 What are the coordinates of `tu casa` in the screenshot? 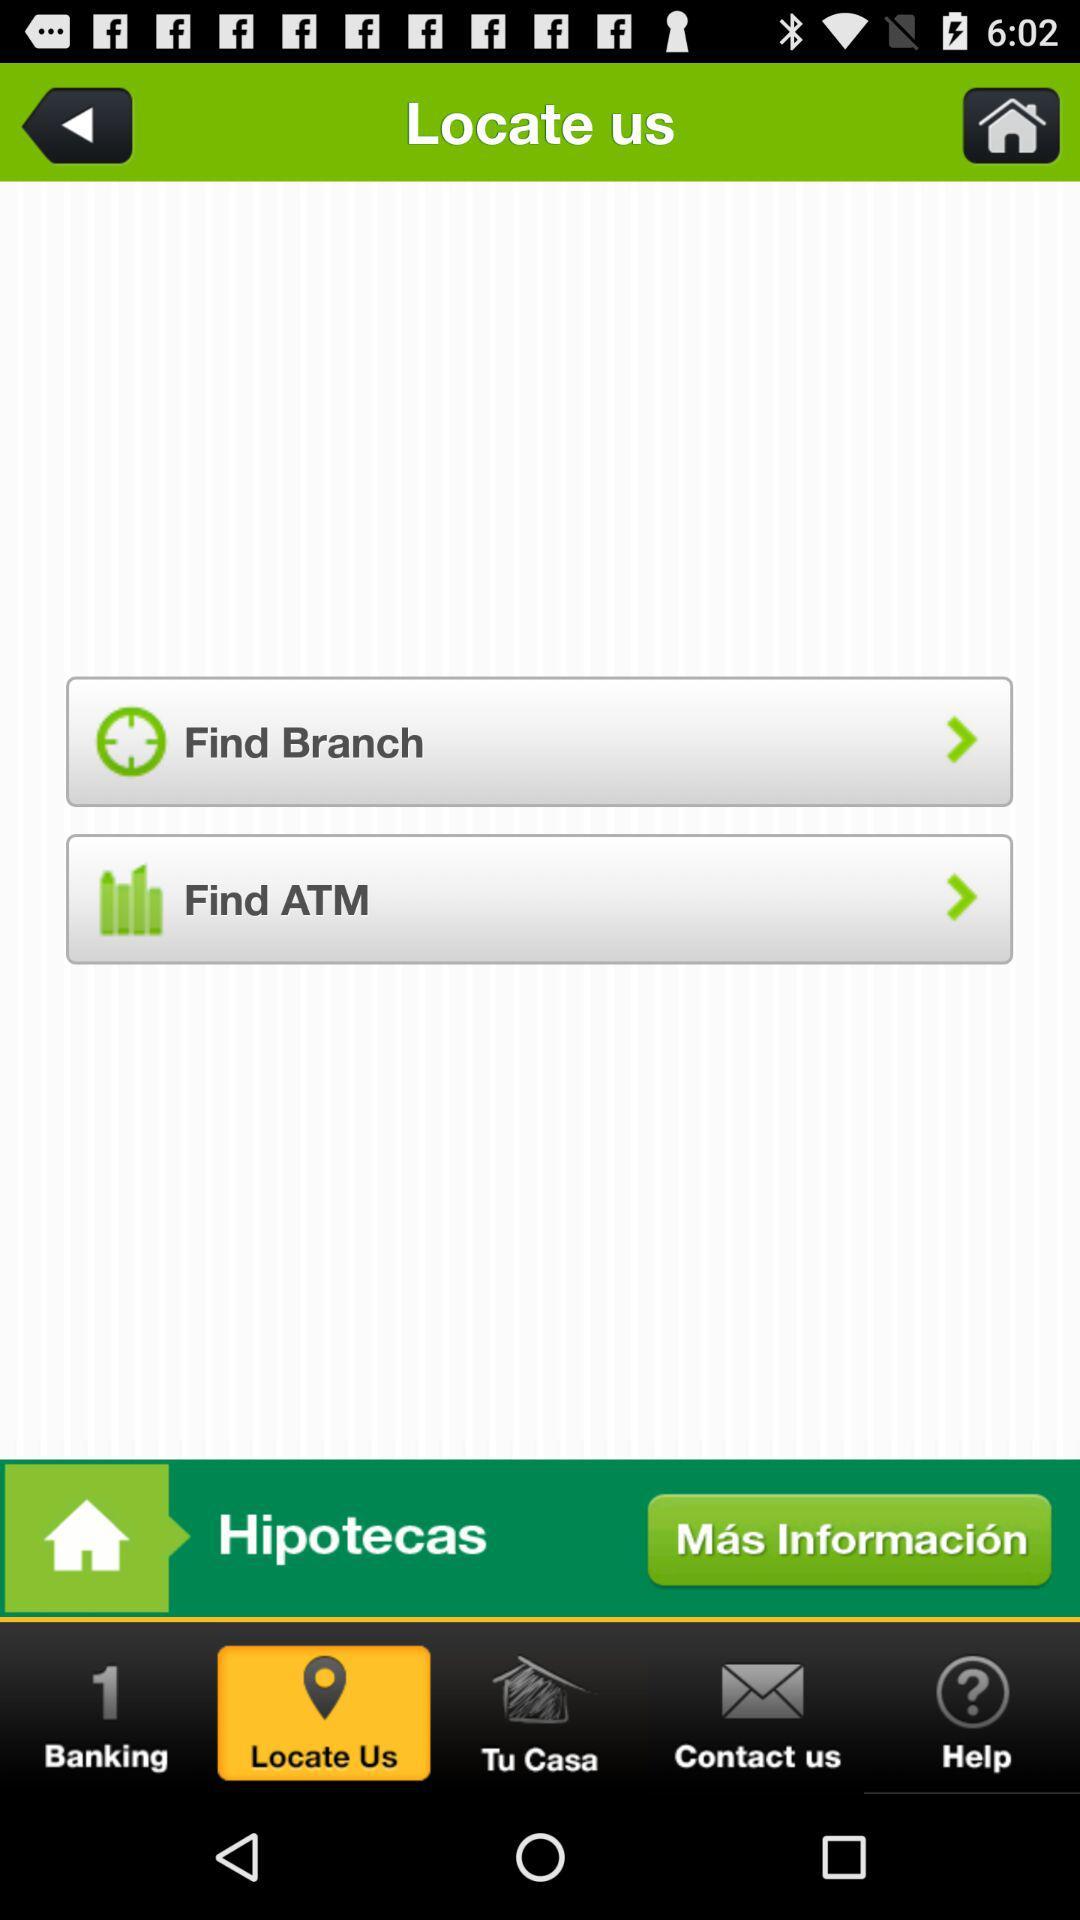 It's located at (540, 1707).